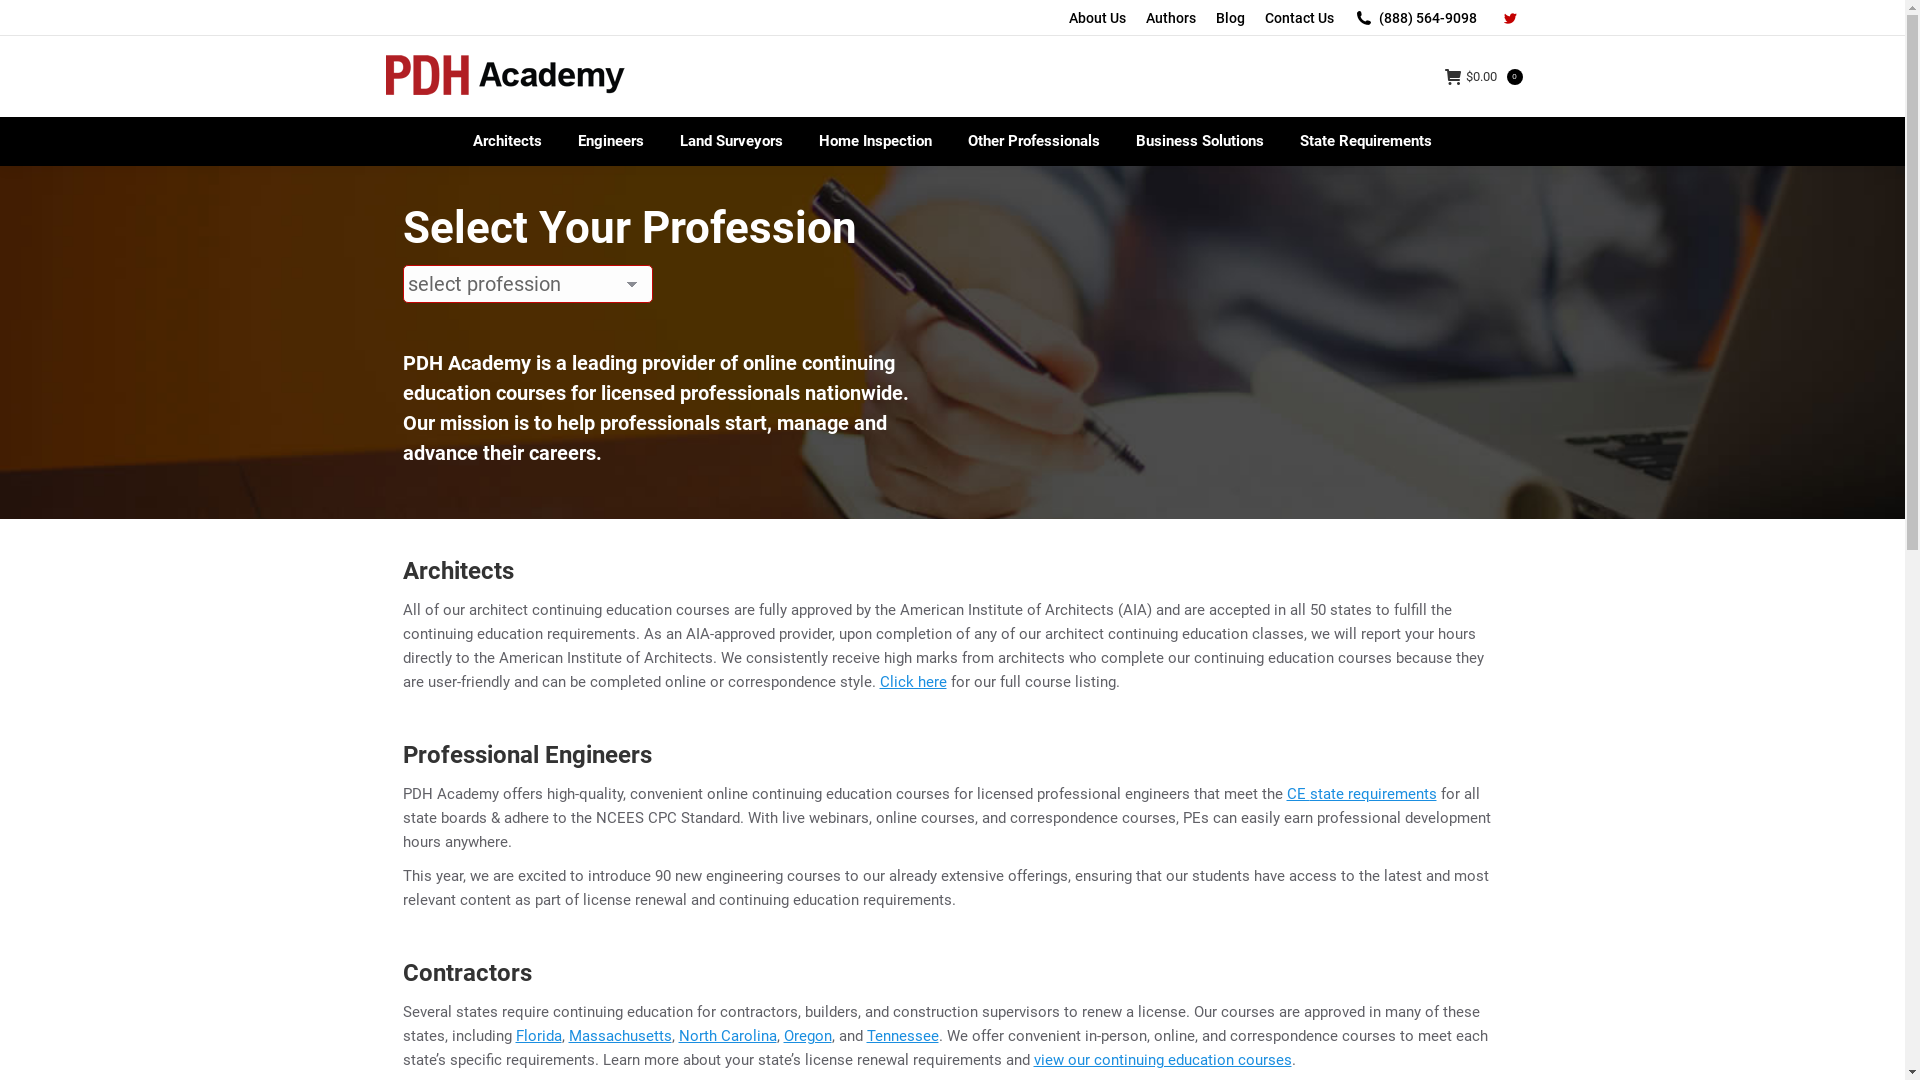  What do you see at coordinates (1508, 18) in the screenshot?
I see `'Twitter page opens in new window'` at bounding box center [1508, 18].